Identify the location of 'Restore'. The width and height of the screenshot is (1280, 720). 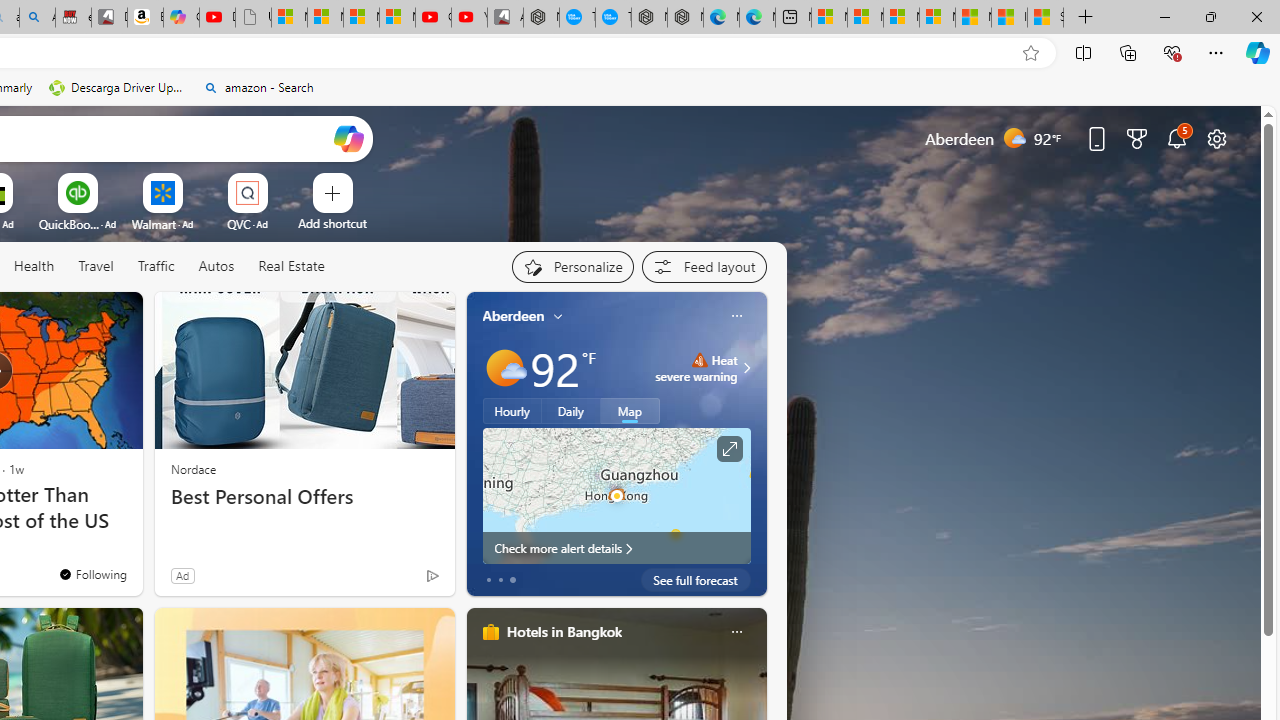
(1209, 16).